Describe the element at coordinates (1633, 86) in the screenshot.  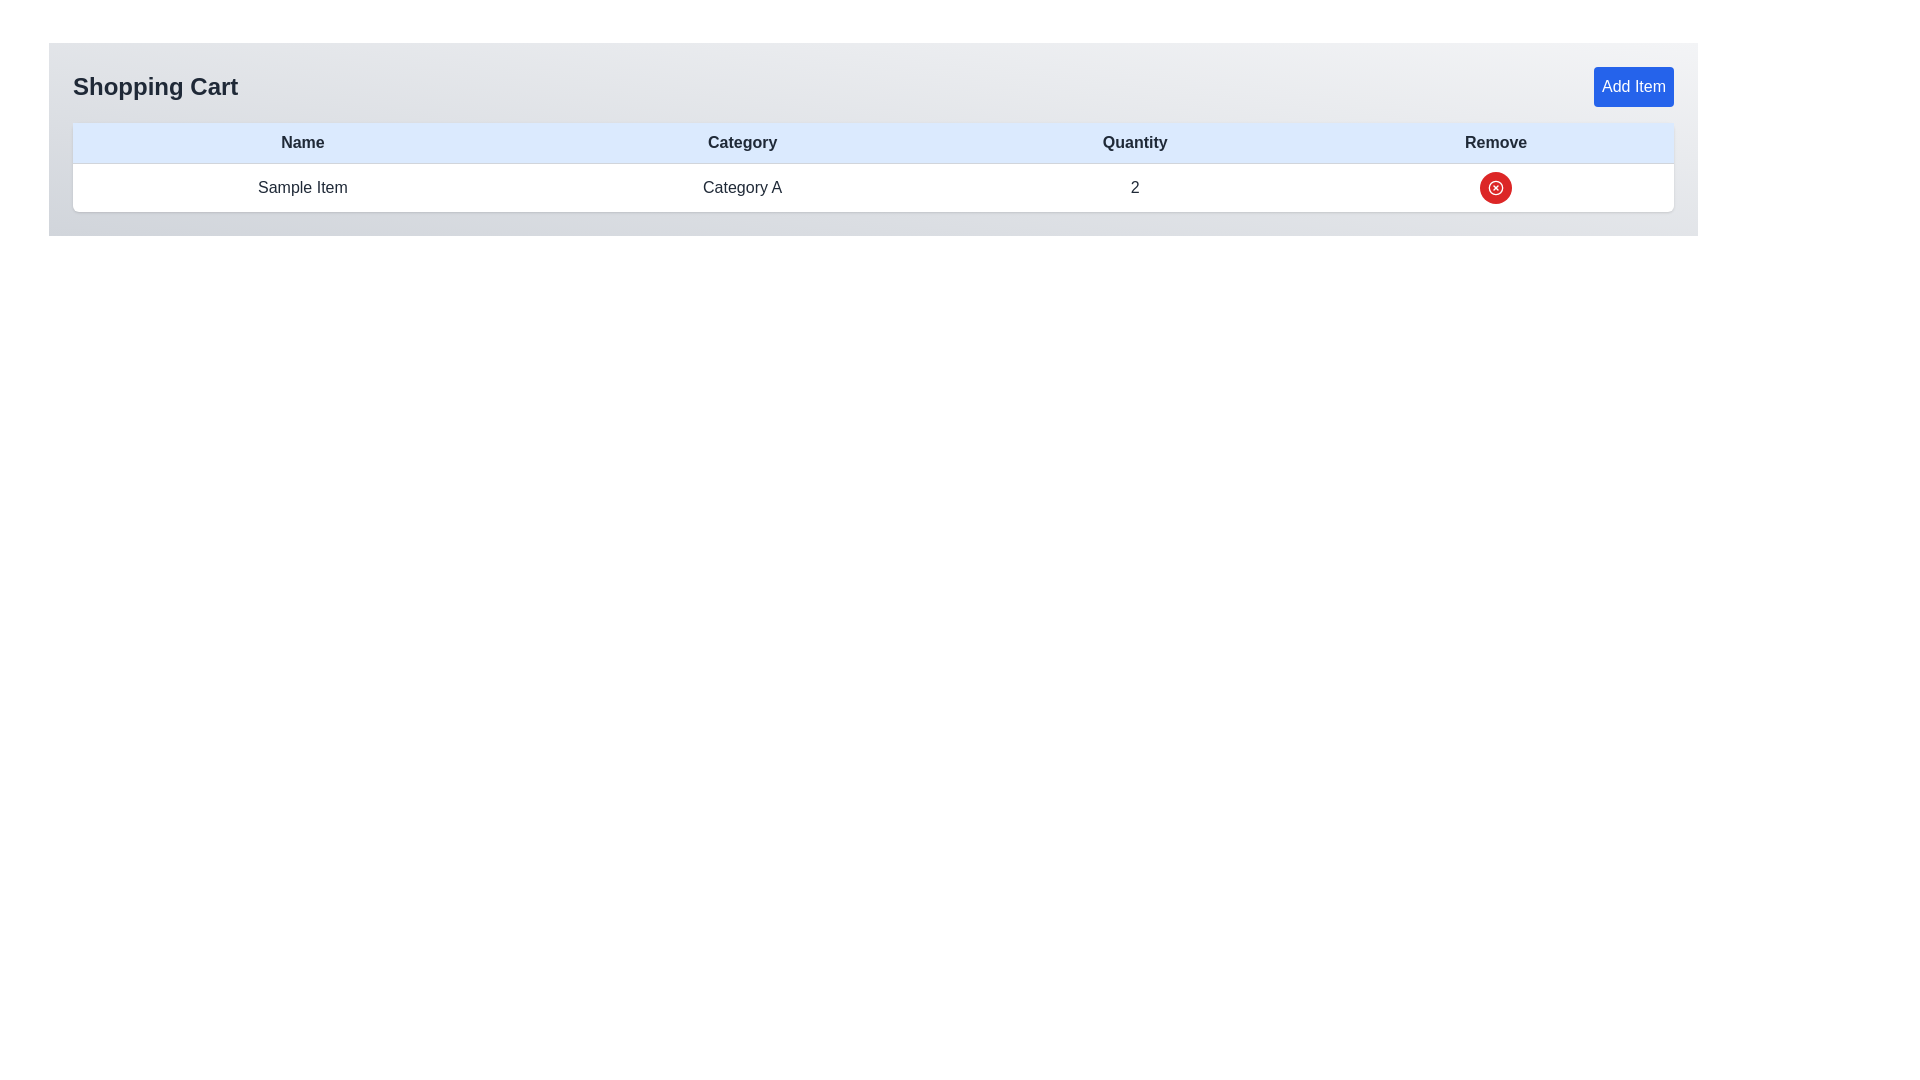
I see `the 'Add Item' button, which is a rectangular button with rounded corners, blue background, and white text, located in the upper-right corner of the shopping cart interface` at that location.